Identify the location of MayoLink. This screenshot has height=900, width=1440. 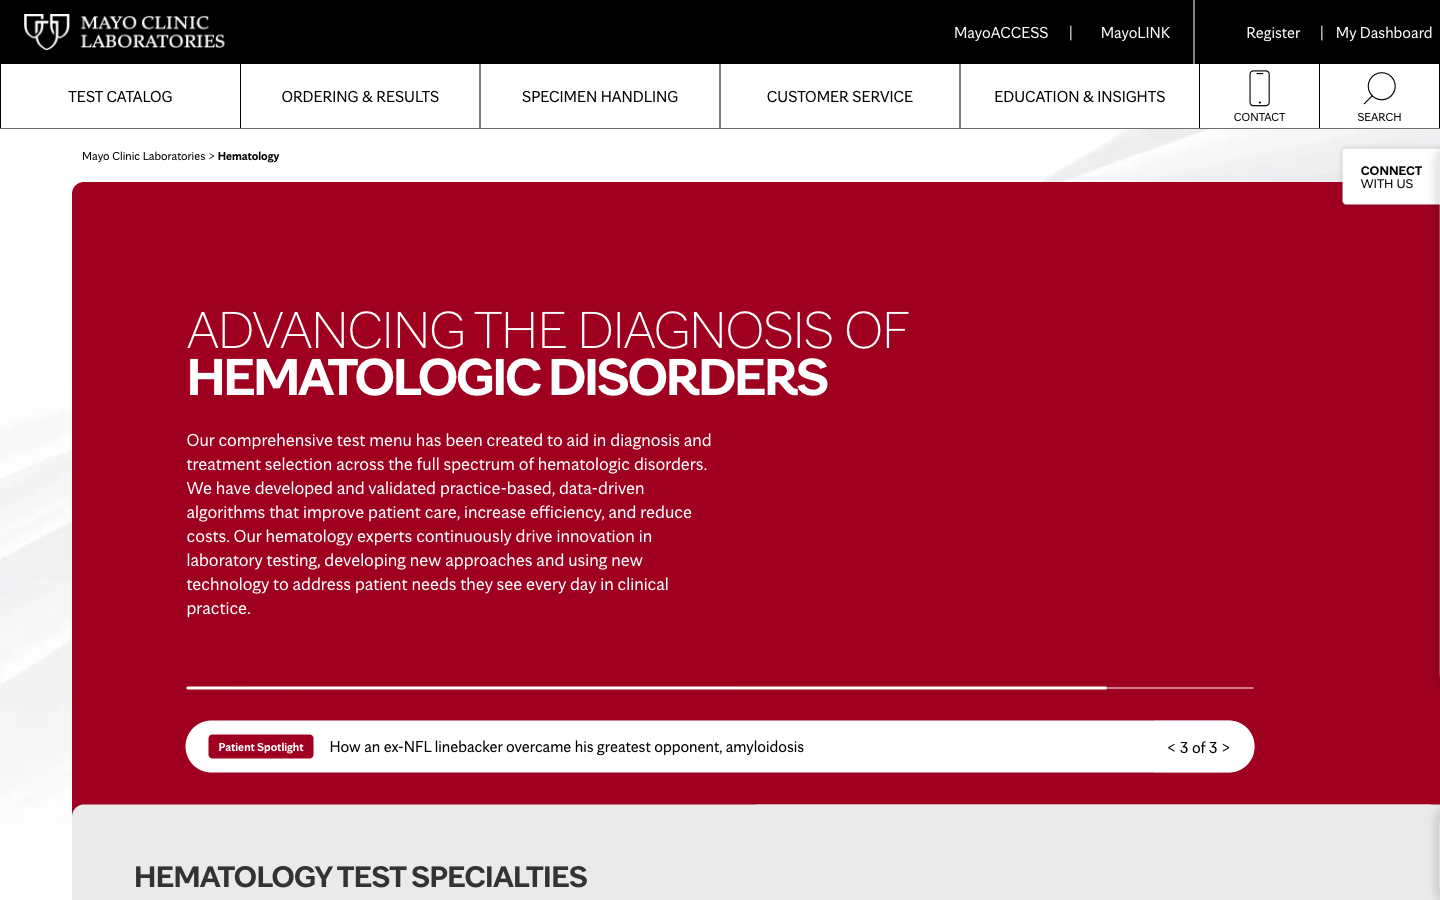
(1134, 31).